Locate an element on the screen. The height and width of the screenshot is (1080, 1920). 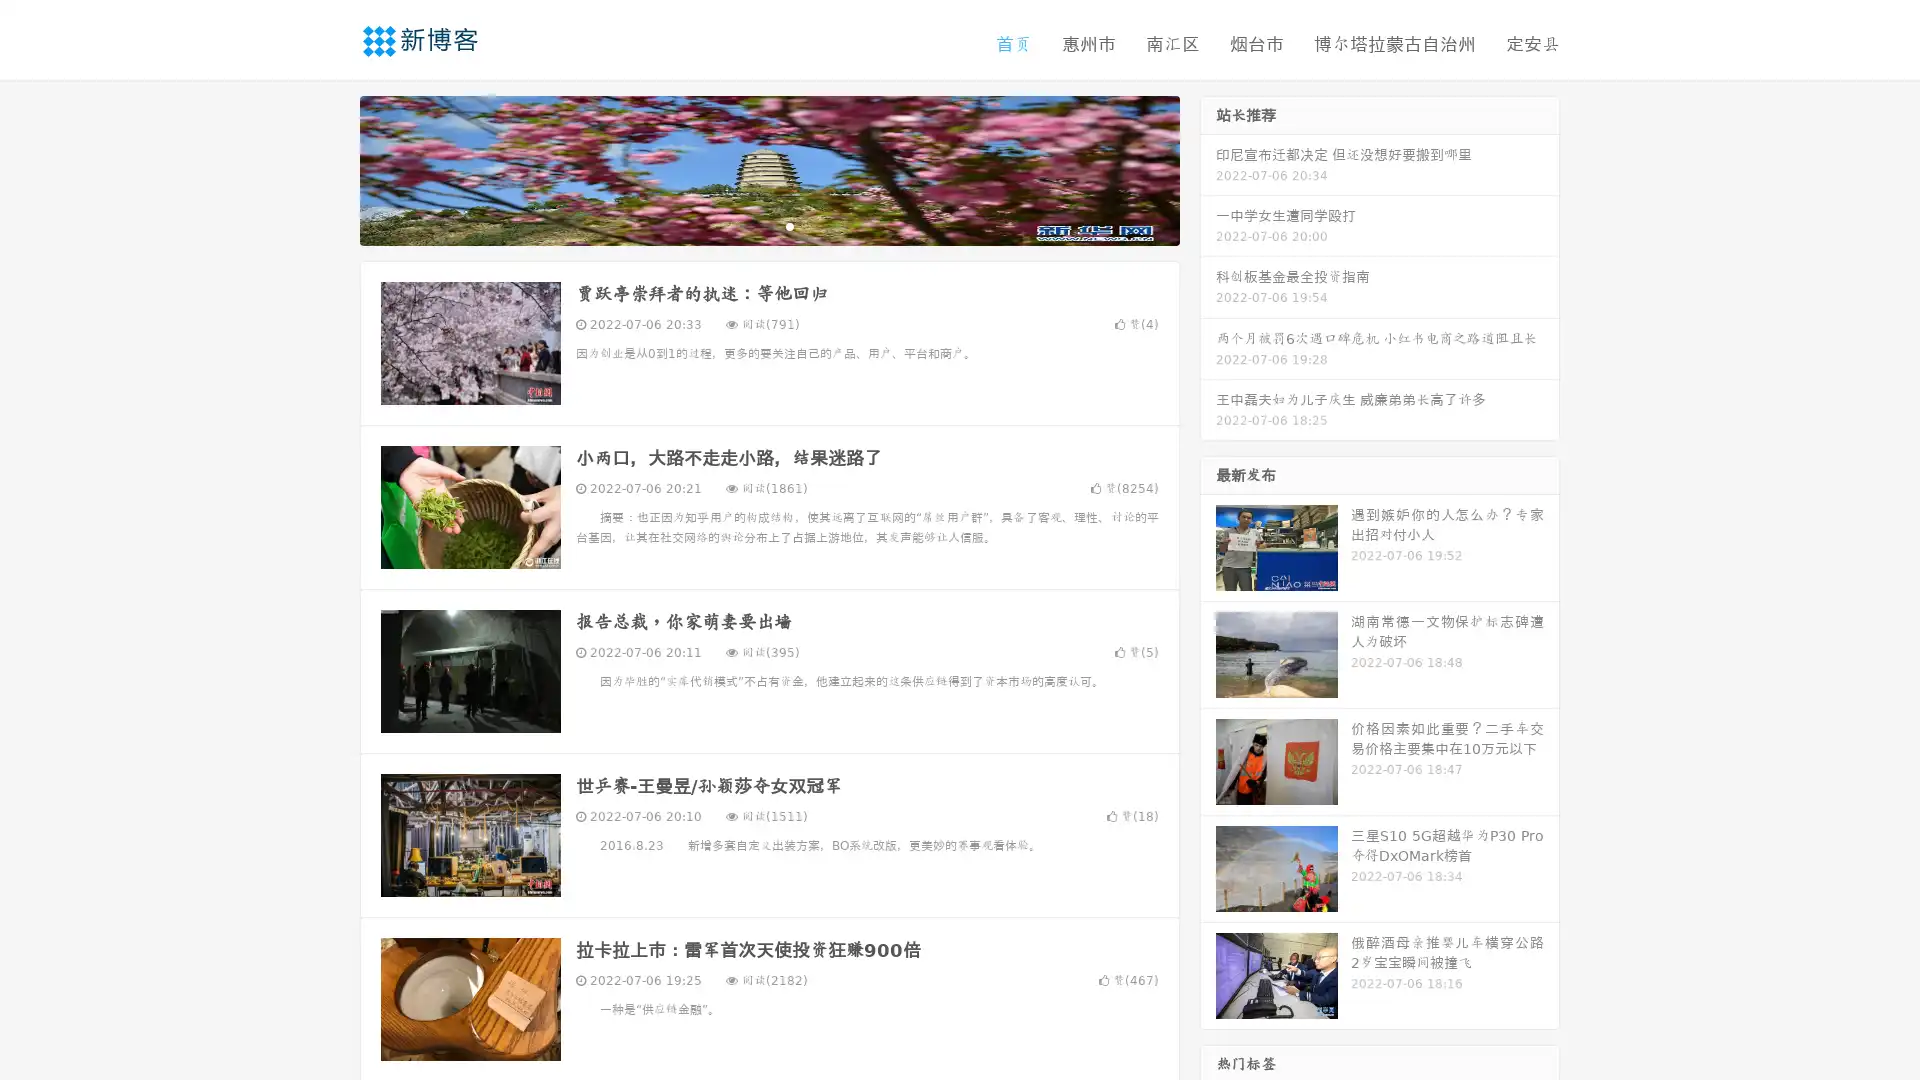
Next slide is located at coordinates (1208, 168).